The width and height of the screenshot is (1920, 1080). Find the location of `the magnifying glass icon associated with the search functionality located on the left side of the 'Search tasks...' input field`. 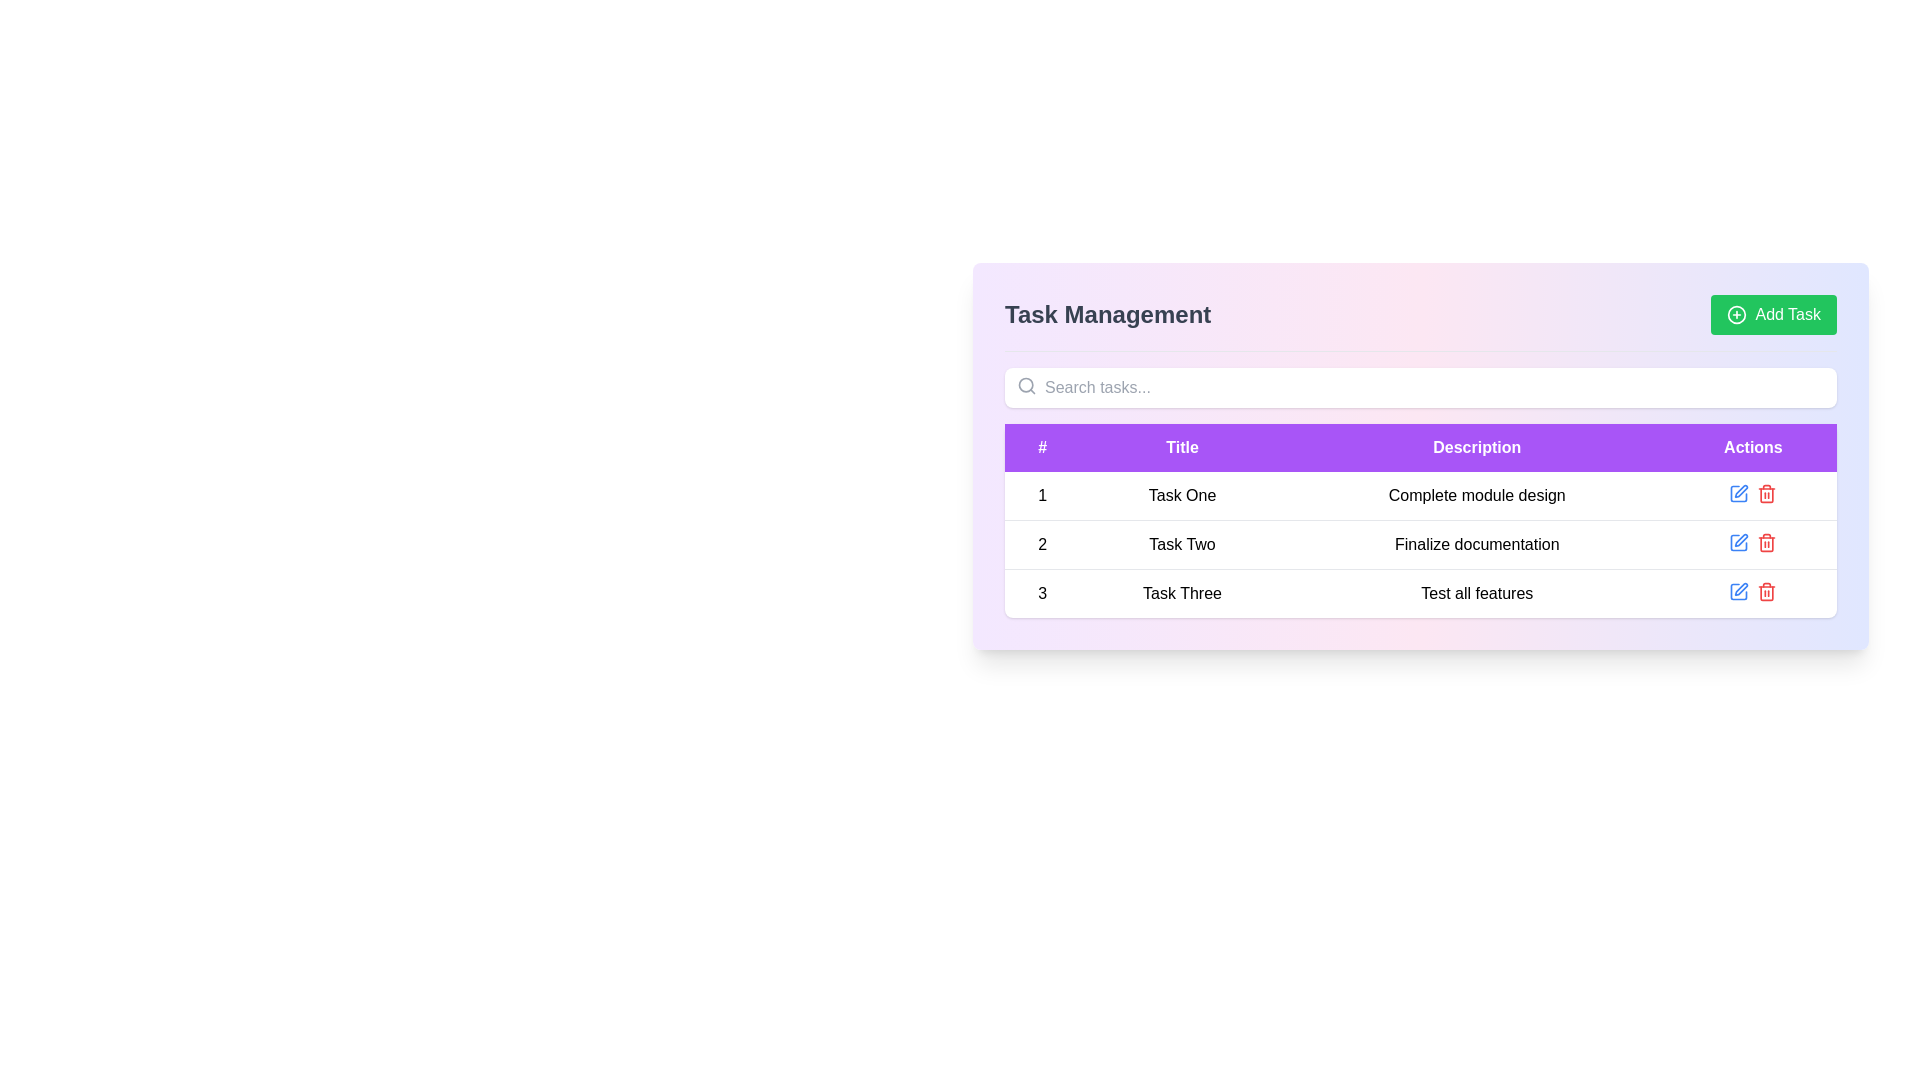

the magnifying glass icon associated with the search functionality located on the left side of the 'Search tasks...' input field is located at coordinates (1027, 385).